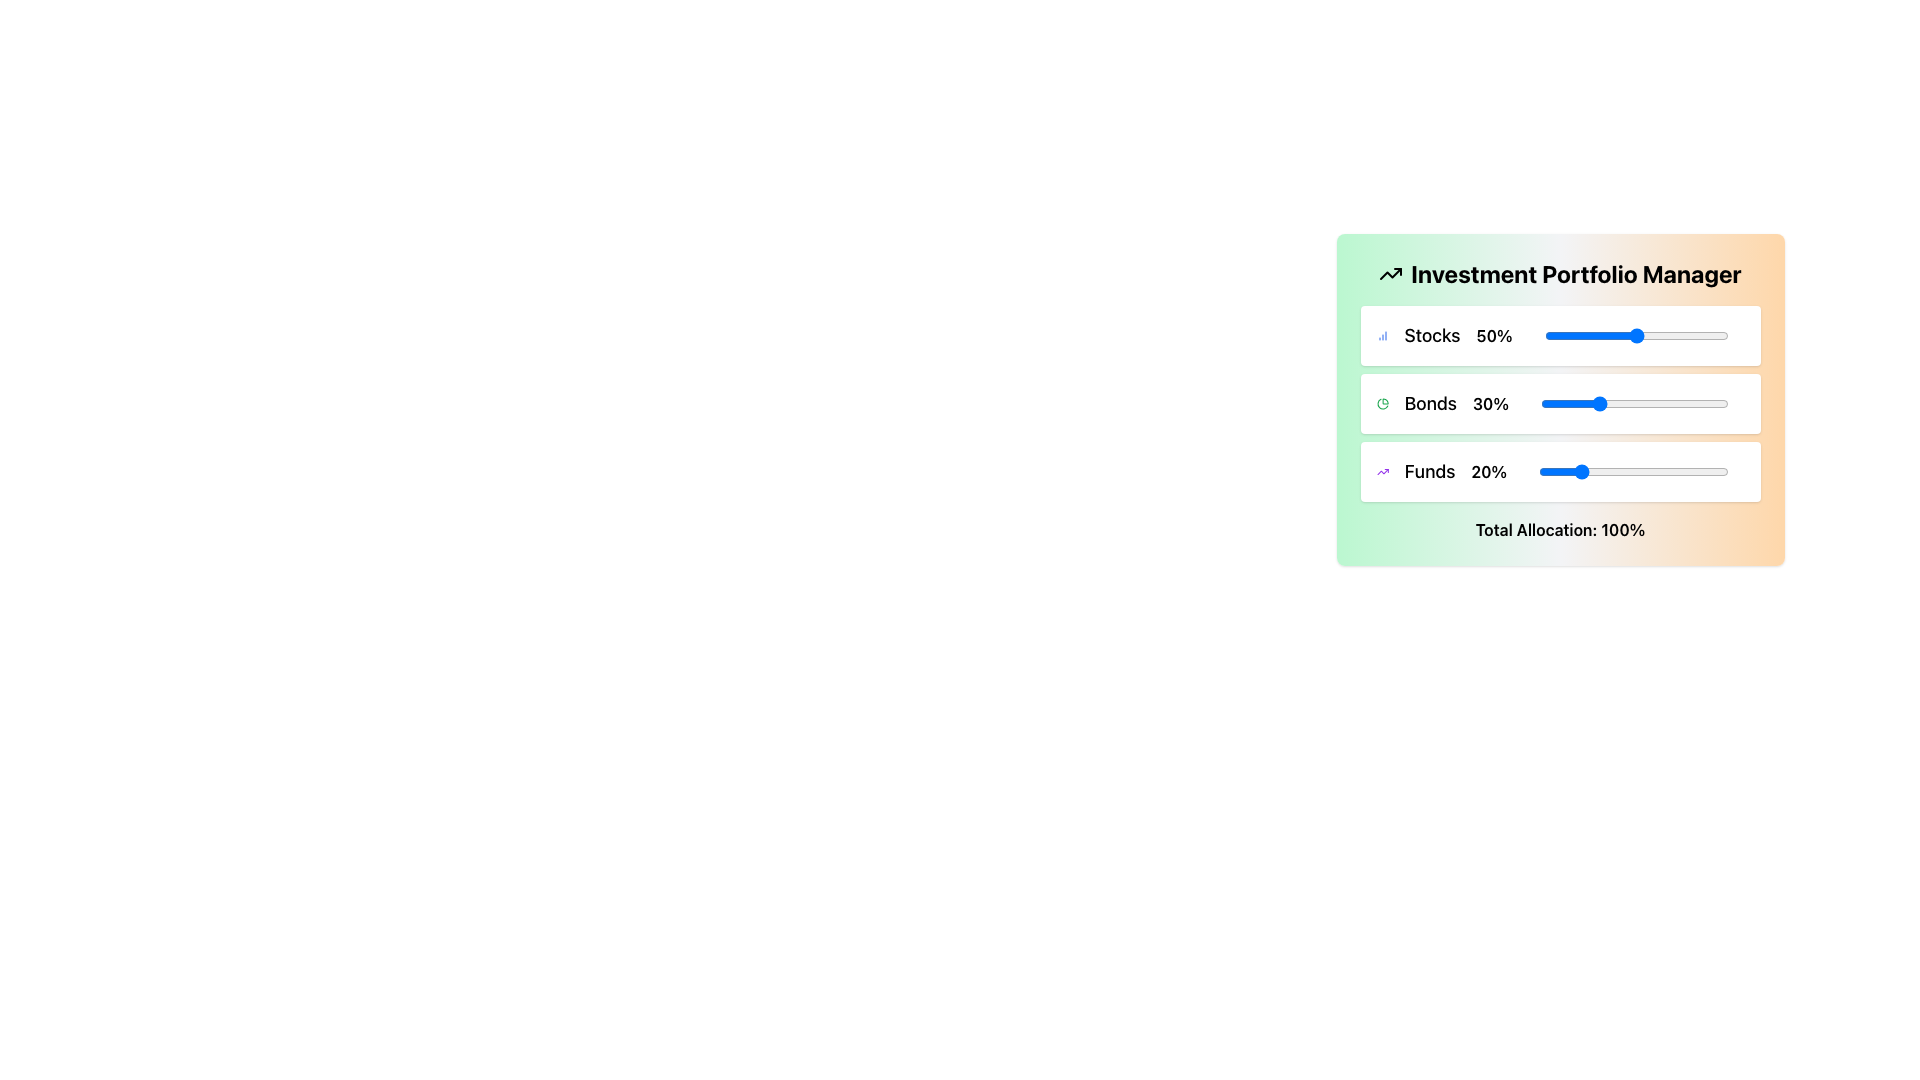 The width and height of the screenshot is (1920, 1080). What do you see at coordinates (1636, 404) in the screenshot?
I see `the Bonds slider value` at bounding box center [1636, 404].